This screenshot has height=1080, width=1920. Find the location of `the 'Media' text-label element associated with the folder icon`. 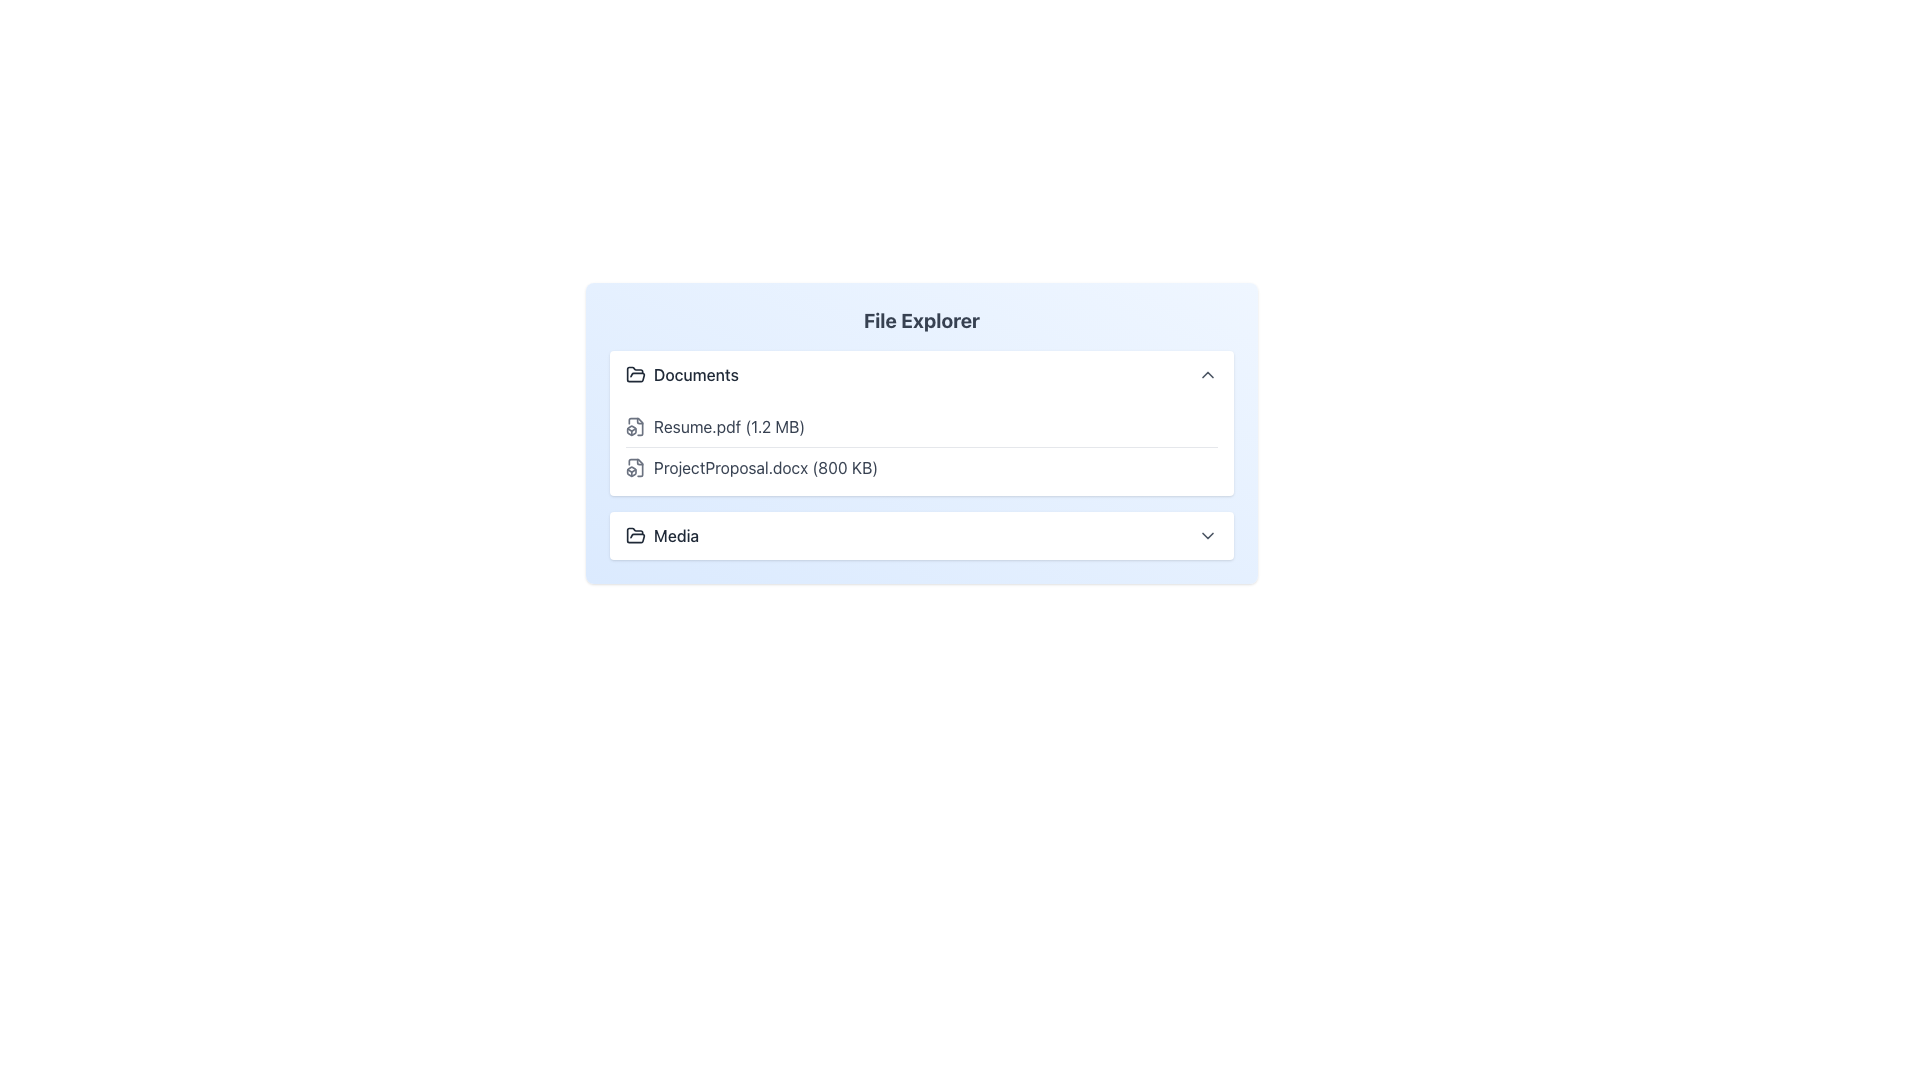

the 'Media' text-label element associated with the folder icon is located at coordinates (662, 535).